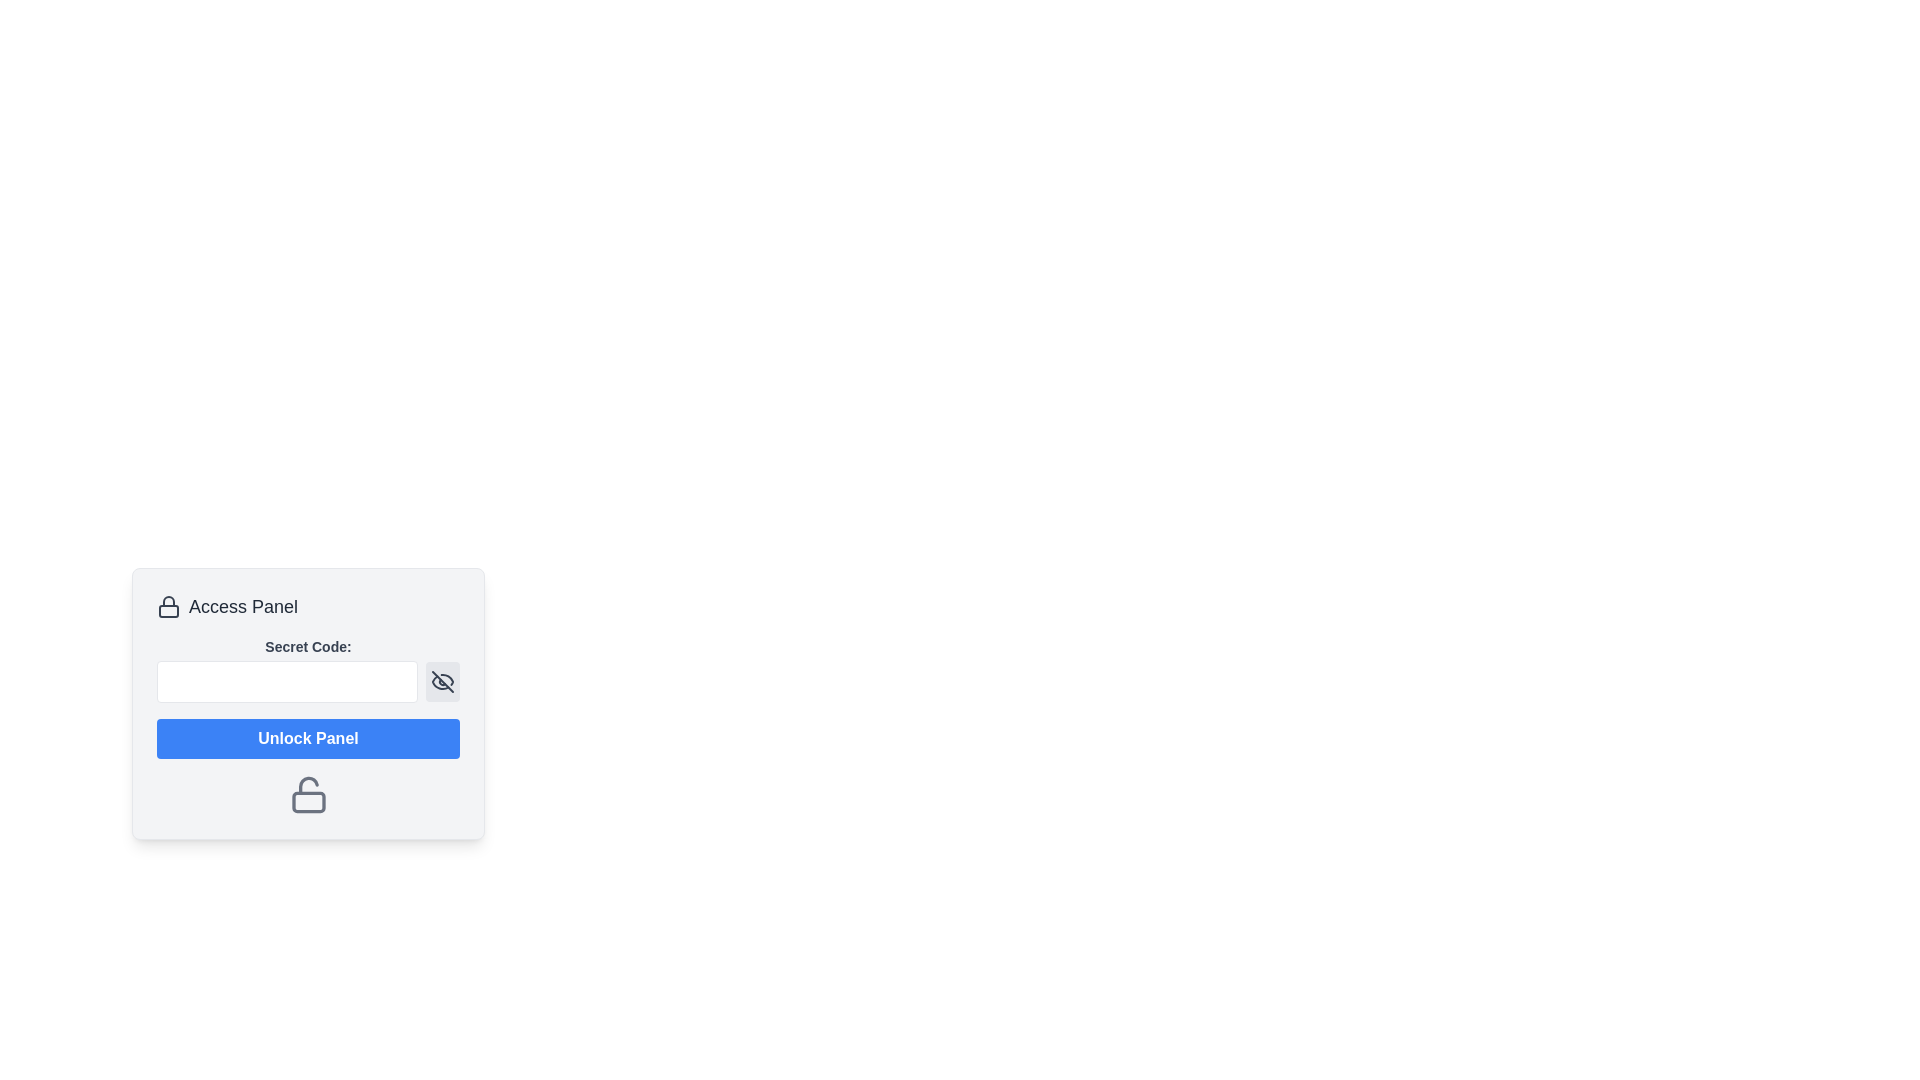 The width and height of the screenshot is (1920, 1080). What do you see at coordinates (168, 610) in the screenshot?
I see `the rectangular shape with rounded corners that forms the main body of the lock icon at the bottom-center of the panel` at bounding box center [168, 610].